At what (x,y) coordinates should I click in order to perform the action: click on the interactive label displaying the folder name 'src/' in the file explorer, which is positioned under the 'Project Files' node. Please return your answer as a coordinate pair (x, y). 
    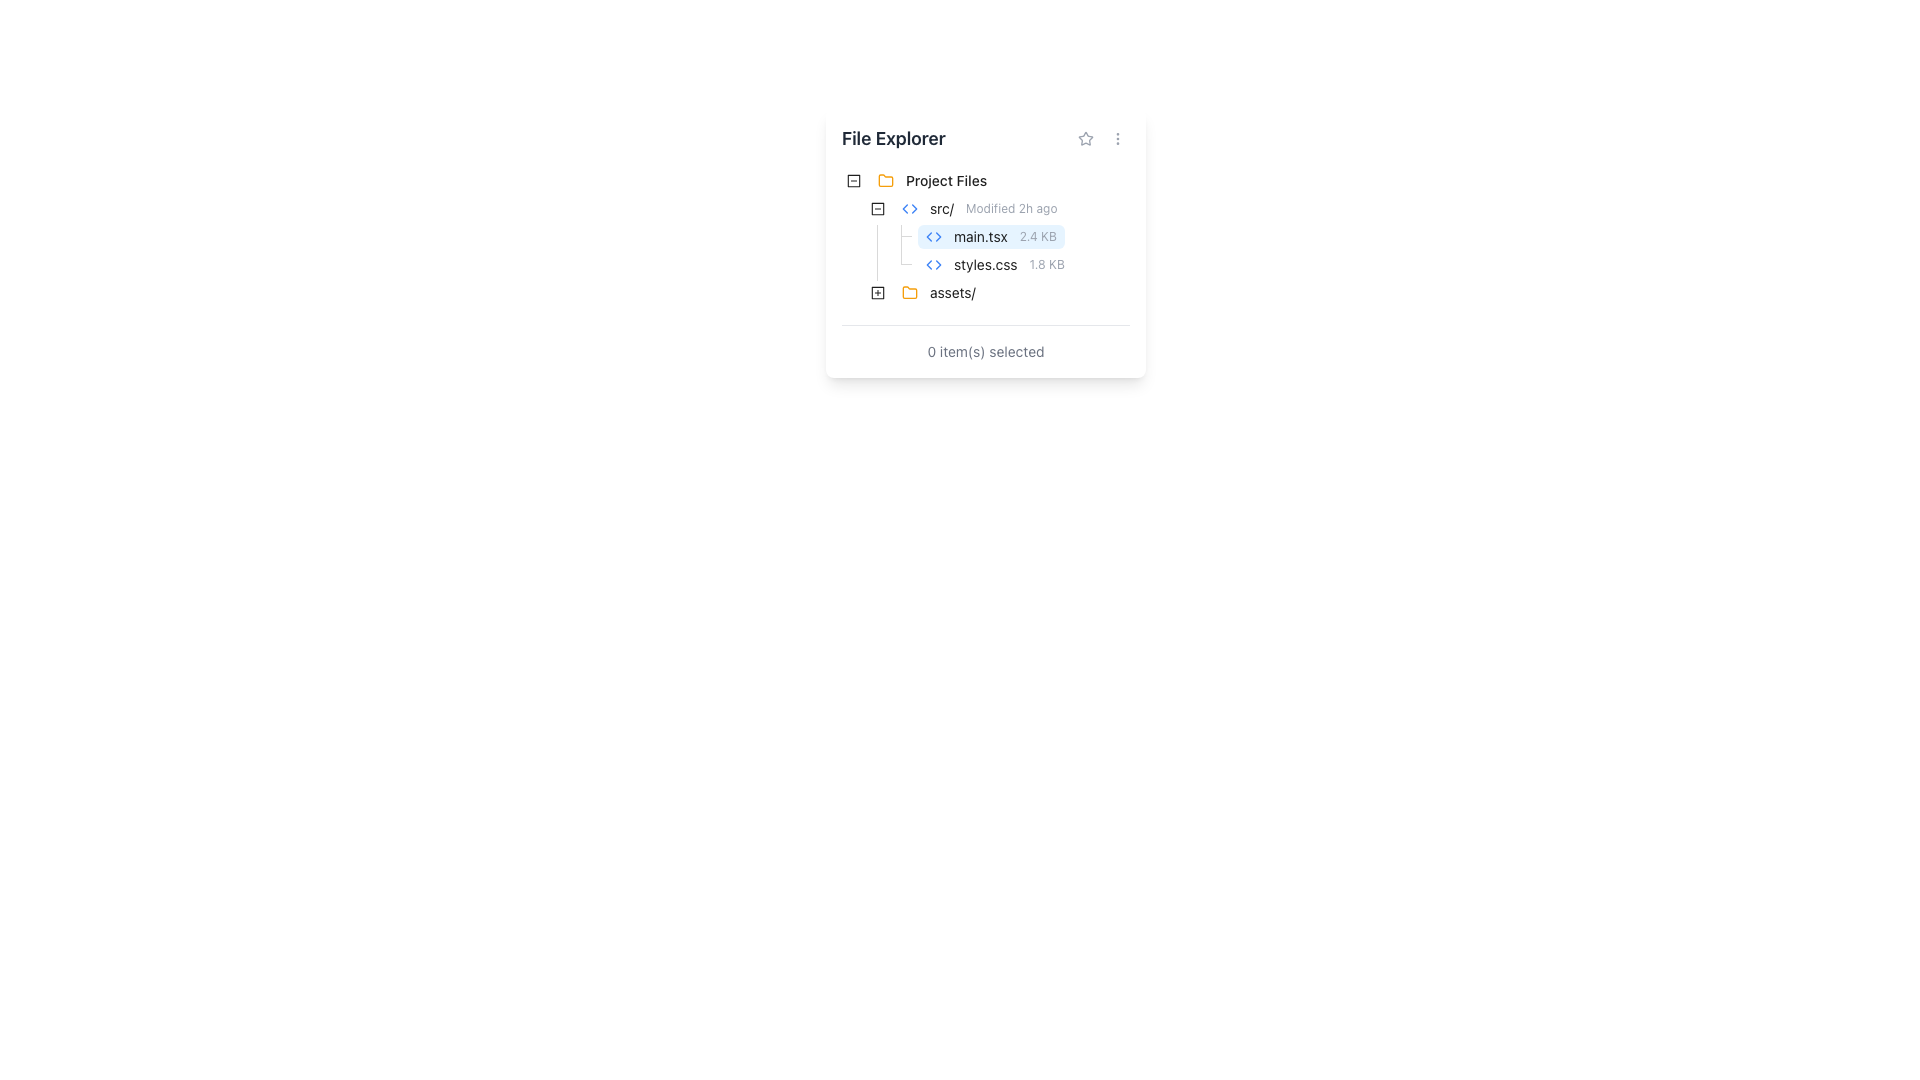
    Looking at the image, I should click on (979, 208).